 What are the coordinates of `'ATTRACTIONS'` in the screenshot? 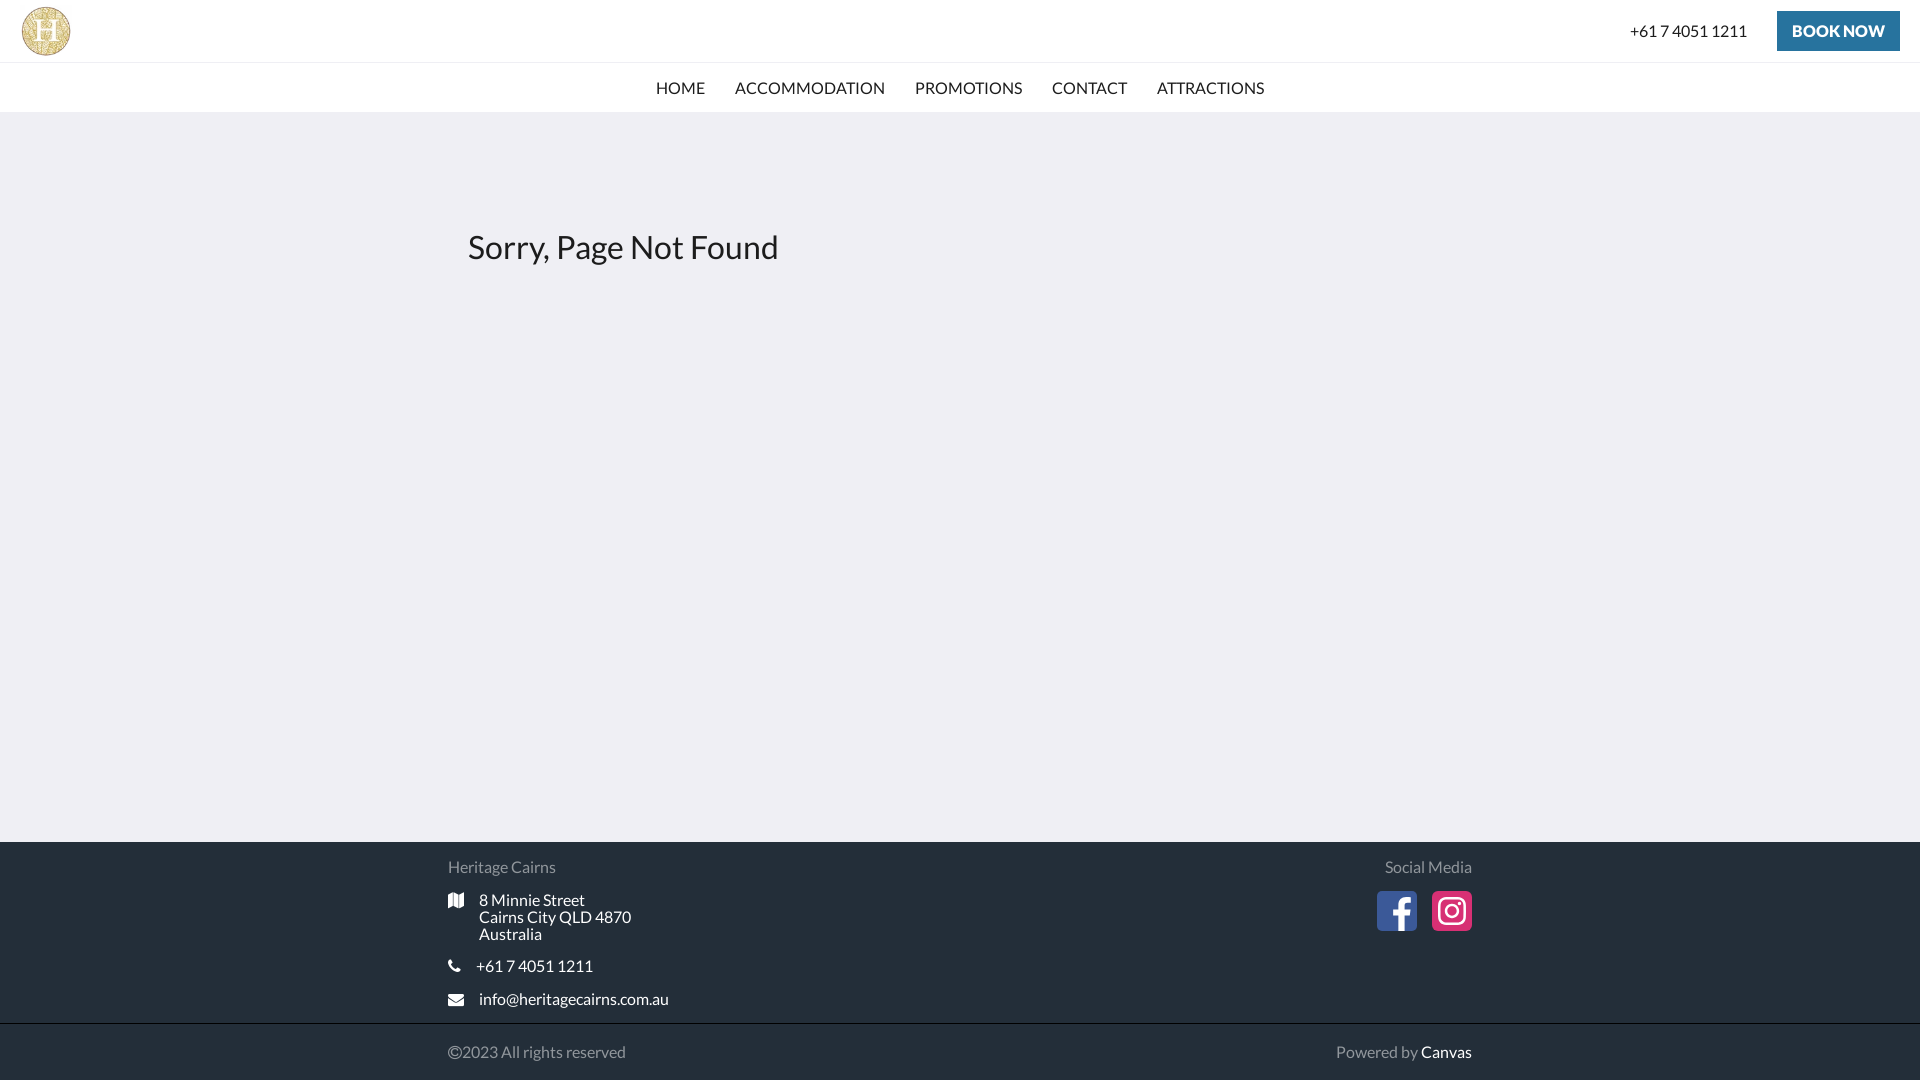 It's located at (1209, 87).